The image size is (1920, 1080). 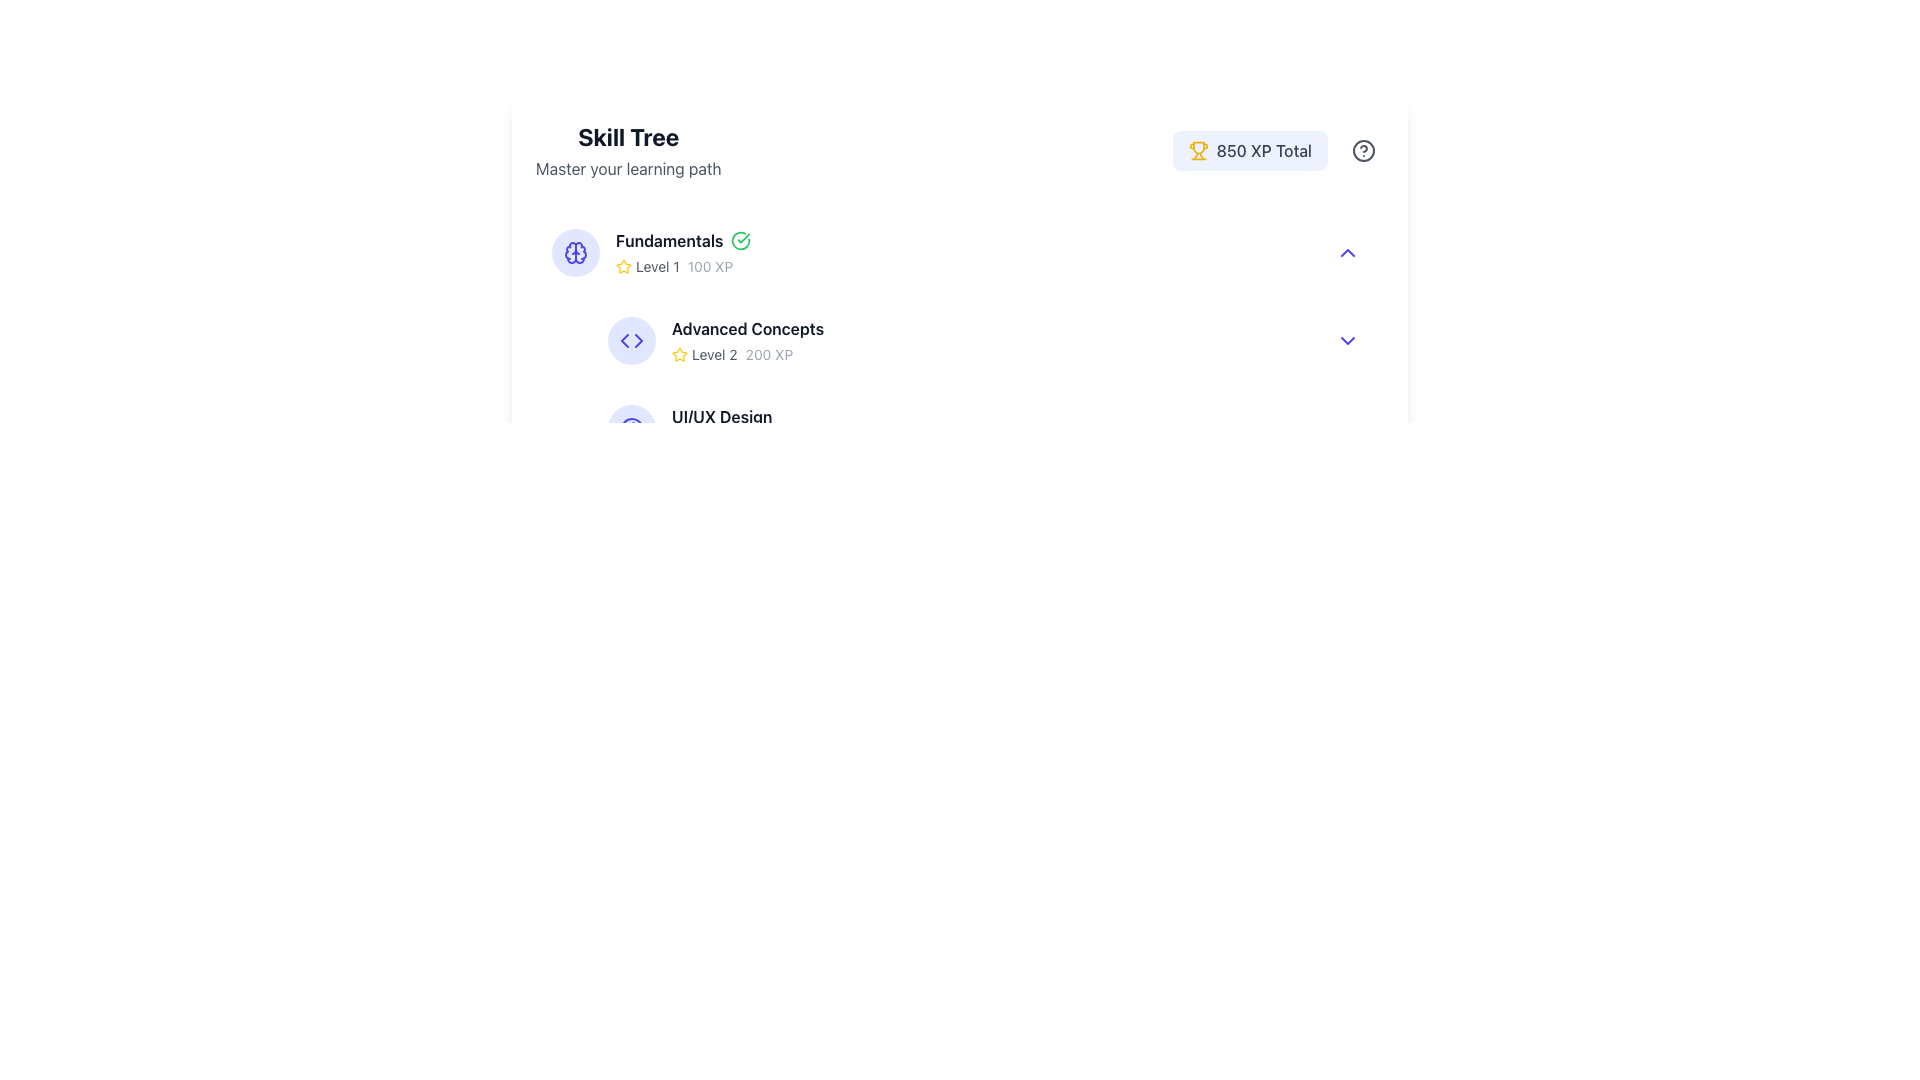 What do you see at coordinates (657, 265) in the screenshot?
I see `the Text Label that indicates the user's current level within the learning or gamified progression system, positioned below the 'Skill Tree' heading and next to the 'Fundamentals' label` at bounding box center [657, 265].